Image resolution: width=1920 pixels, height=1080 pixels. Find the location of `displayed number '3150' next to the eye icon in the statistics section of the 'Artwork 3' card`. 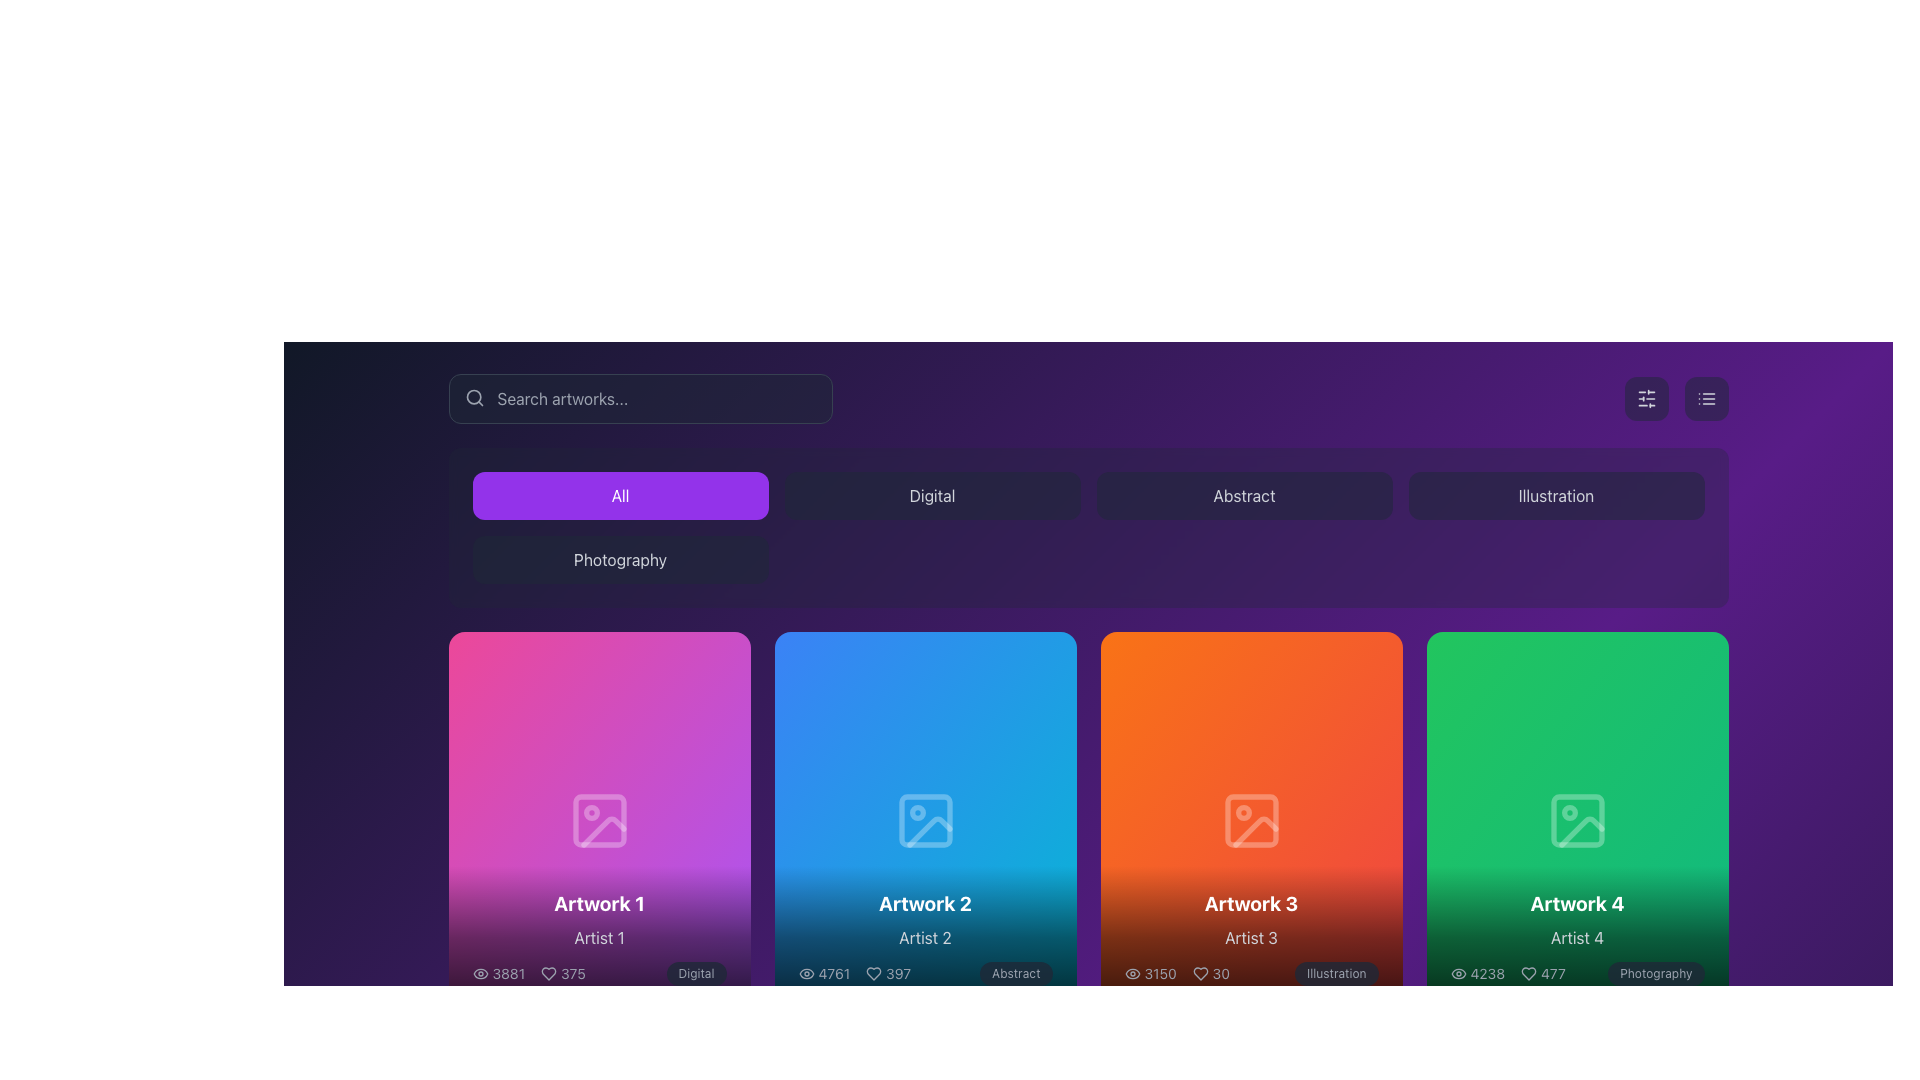

displayed number '3150' next to the eye icon in the statistics section of the 'Artwork 3' card is located at coordinates (1150, 972).